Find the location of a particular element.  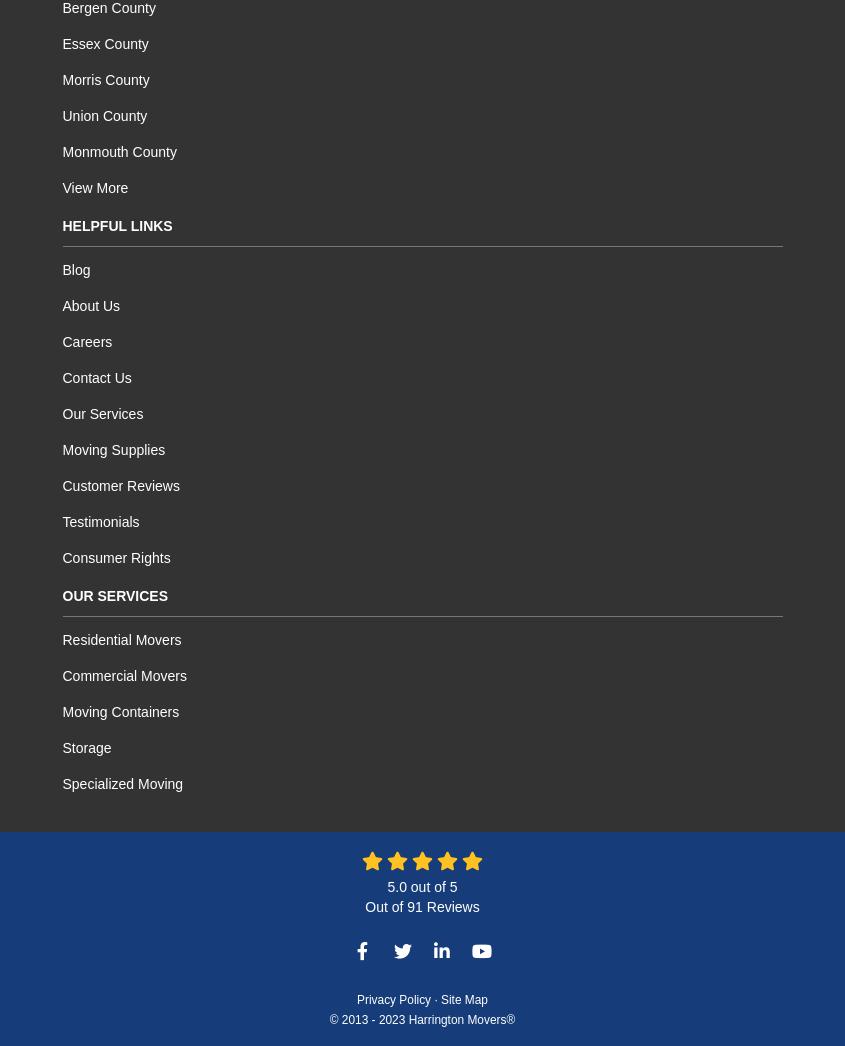

'Privacy Policy' is located at coordinates (356, 999).